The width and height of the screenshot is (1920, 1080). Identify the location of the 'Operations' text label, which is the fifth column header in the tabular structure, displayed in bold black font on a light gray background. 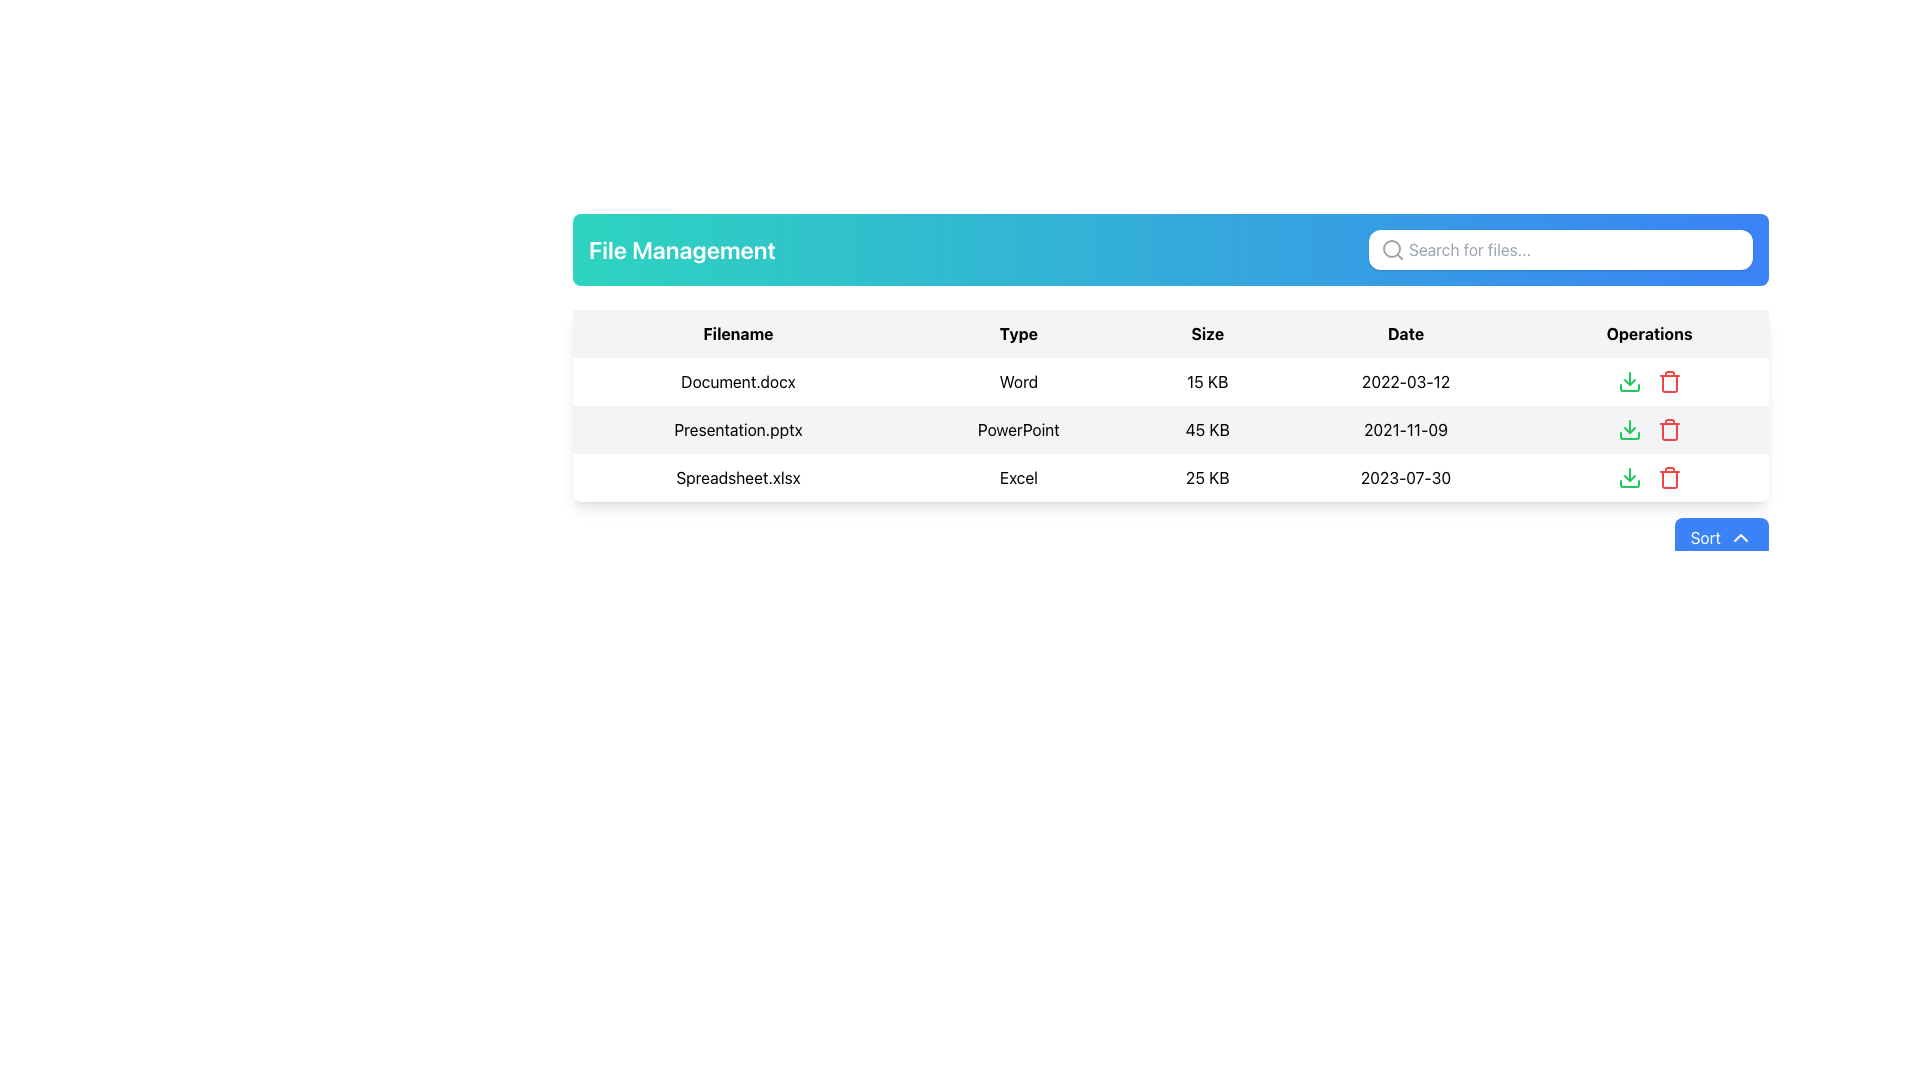
(1649, 333).